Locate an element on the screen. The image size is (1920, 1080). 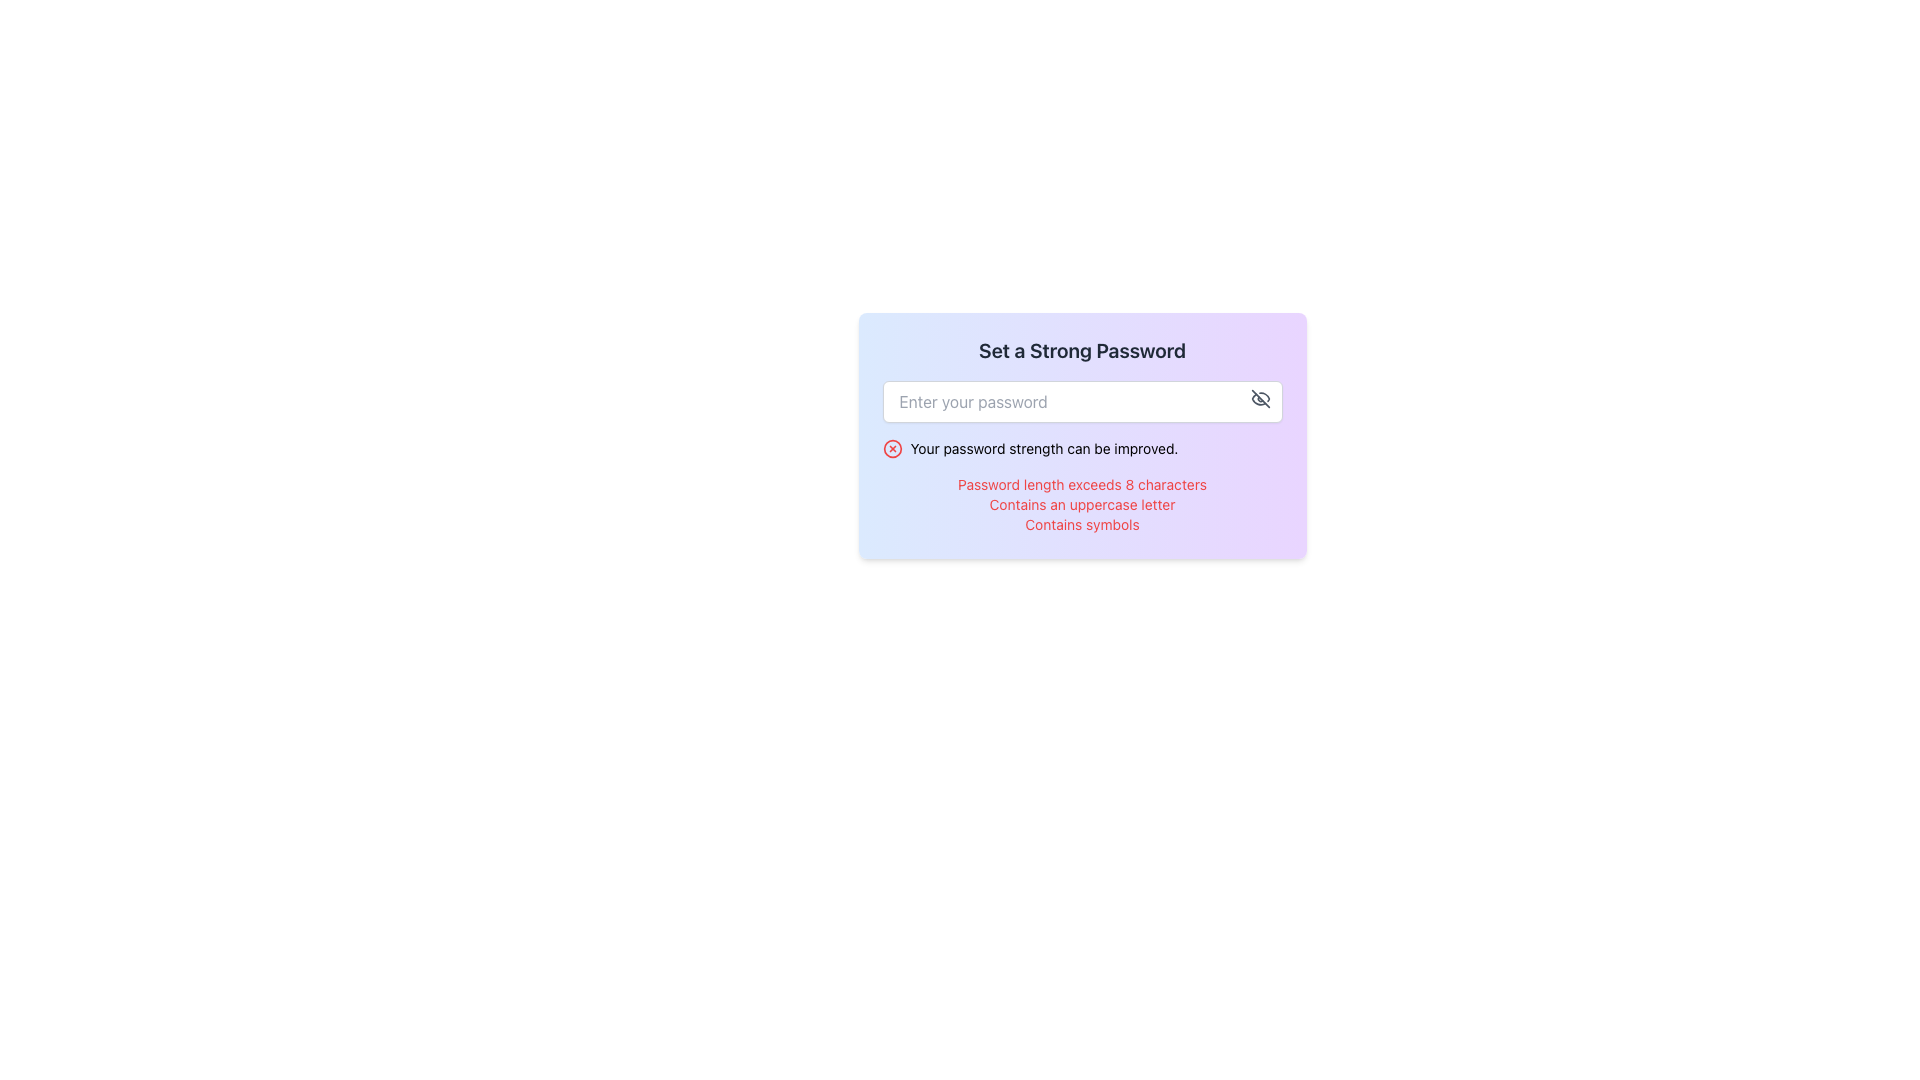
the text element displaying 'Contains symbols', which is styled in red and appears below 'Contains an uppercase letter' in the alert message area is located at coordinates (1081, 523).